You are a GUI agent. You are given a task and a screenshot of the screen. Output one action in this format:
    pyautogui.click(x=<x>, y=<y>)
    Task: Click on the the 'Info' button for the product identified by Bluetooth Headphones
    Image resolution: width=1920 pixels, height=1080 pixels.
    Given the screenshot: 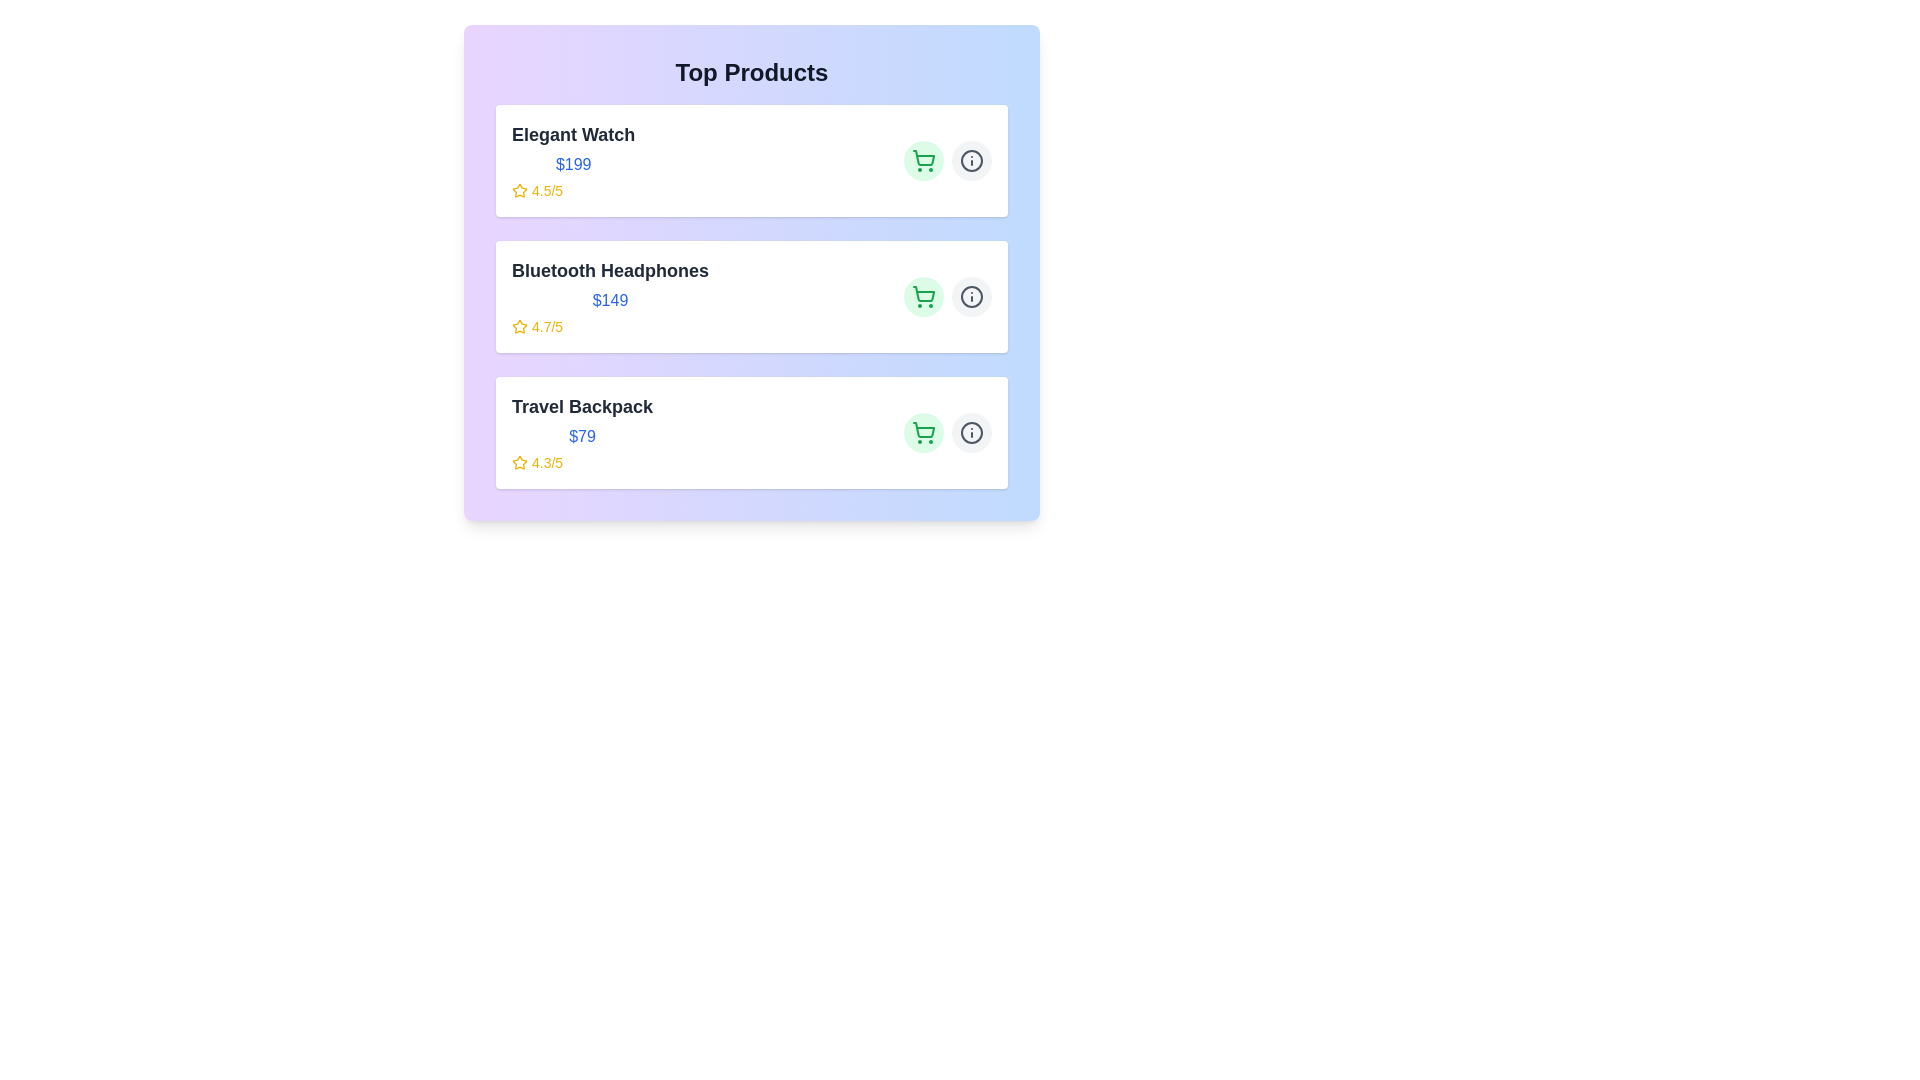 What is the action you would take?
    pyautogui.click(x=971, y=297)
    